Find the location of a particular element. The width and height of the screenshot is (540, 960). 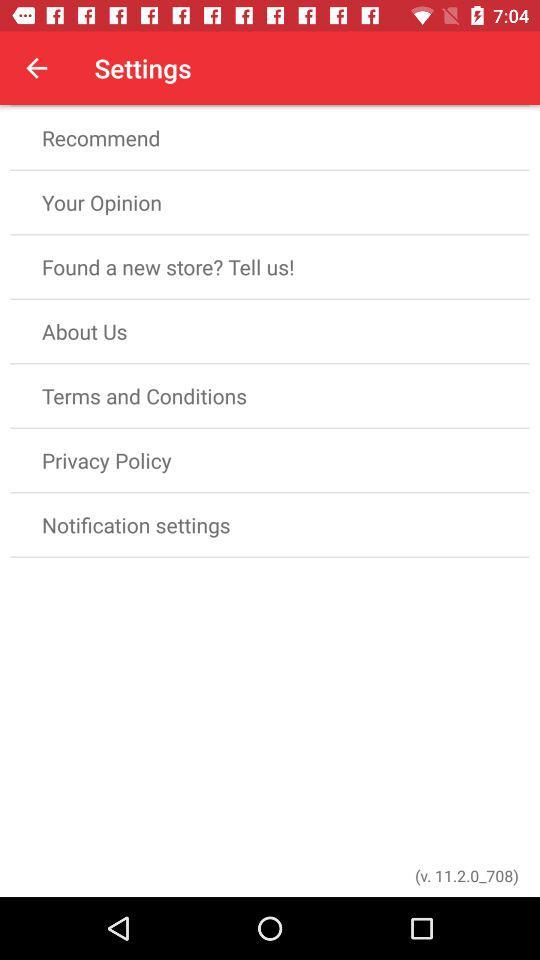

rate app item is located at coordinates (270, 73).